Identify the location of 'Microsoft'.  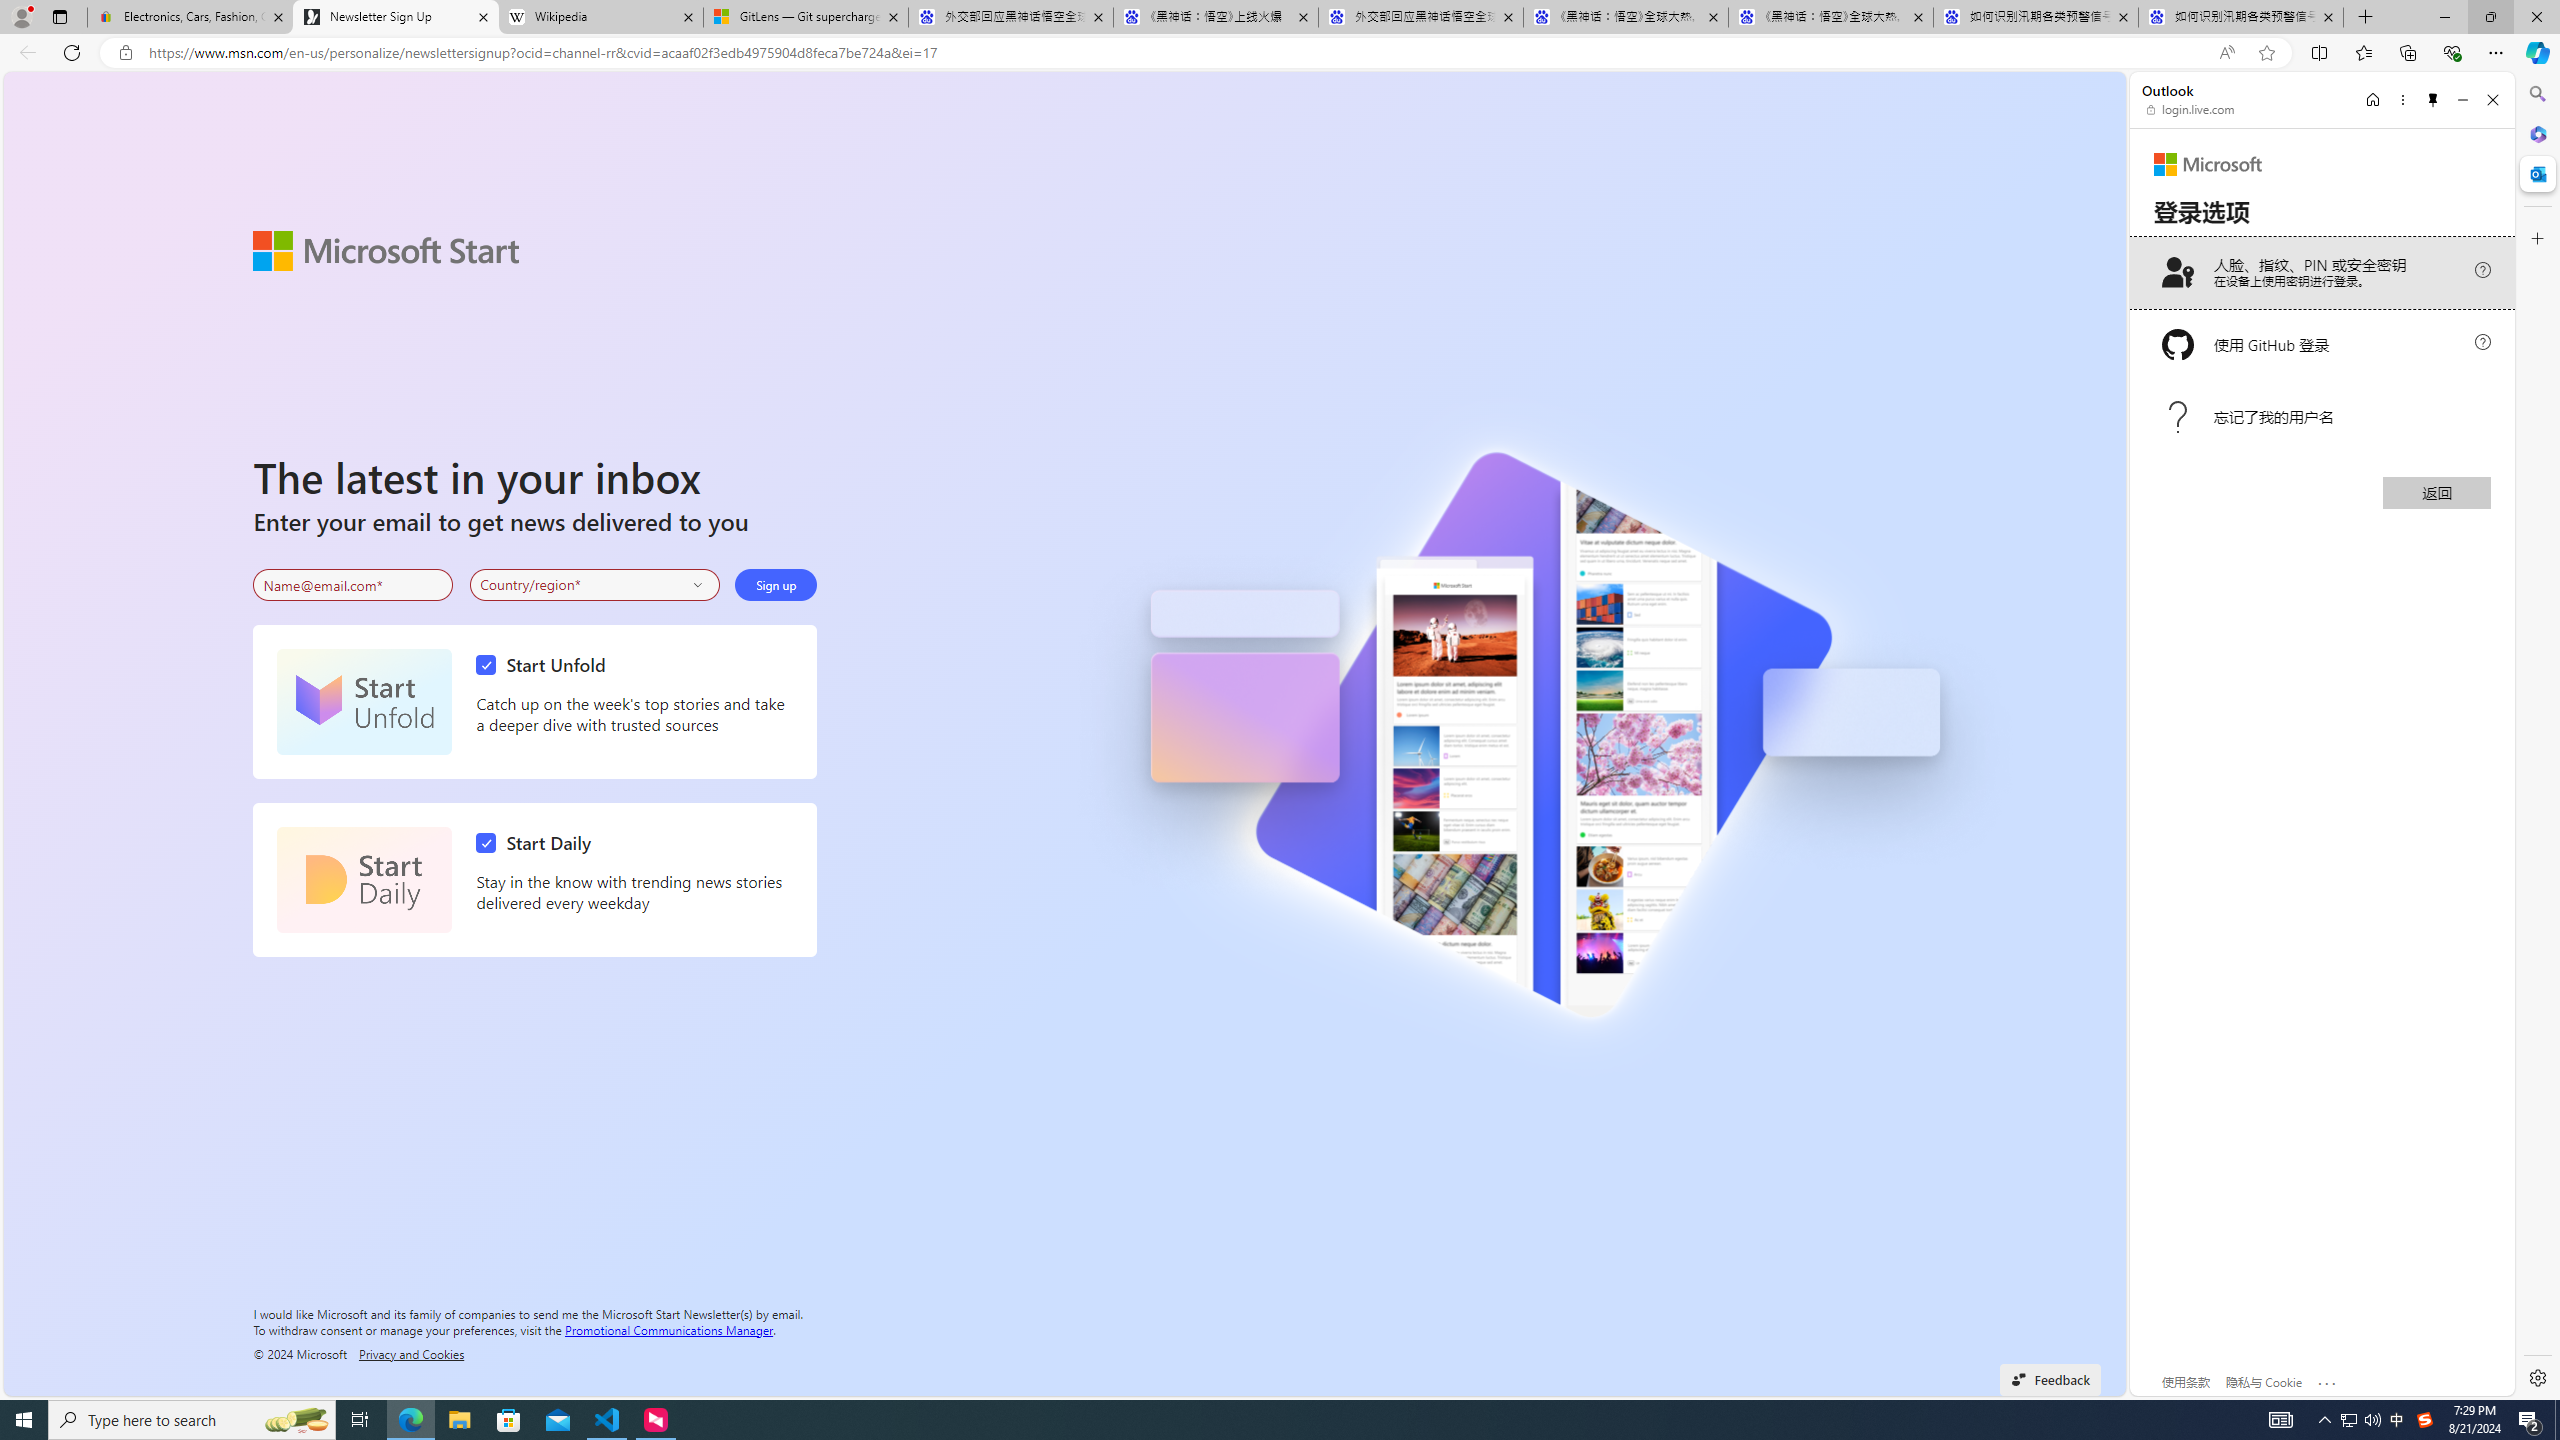
(2208, 164).